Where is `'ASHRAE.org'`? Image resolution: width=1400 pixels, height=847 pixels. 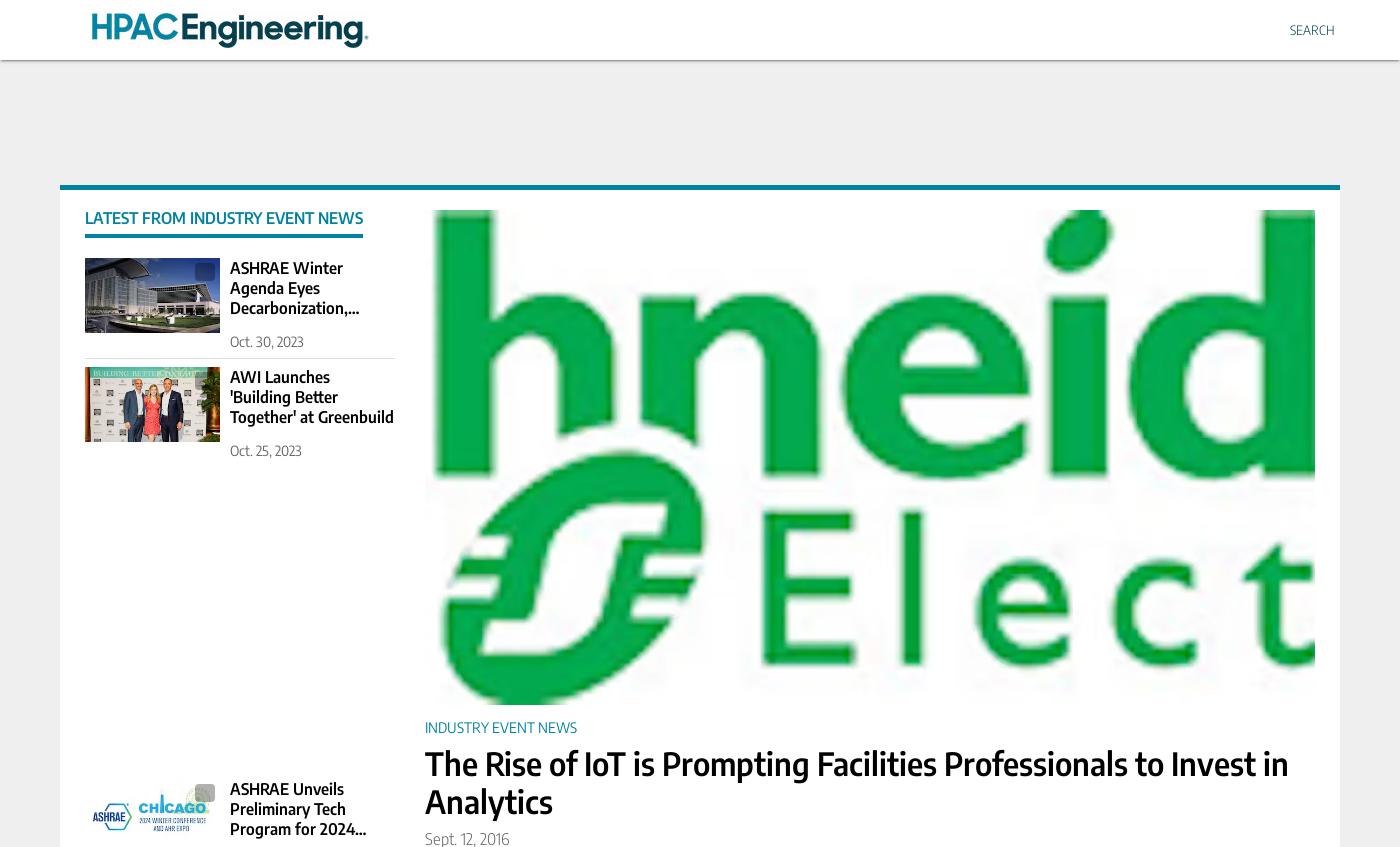
'ASHRAE.org' is located at coordinates (162, 793).